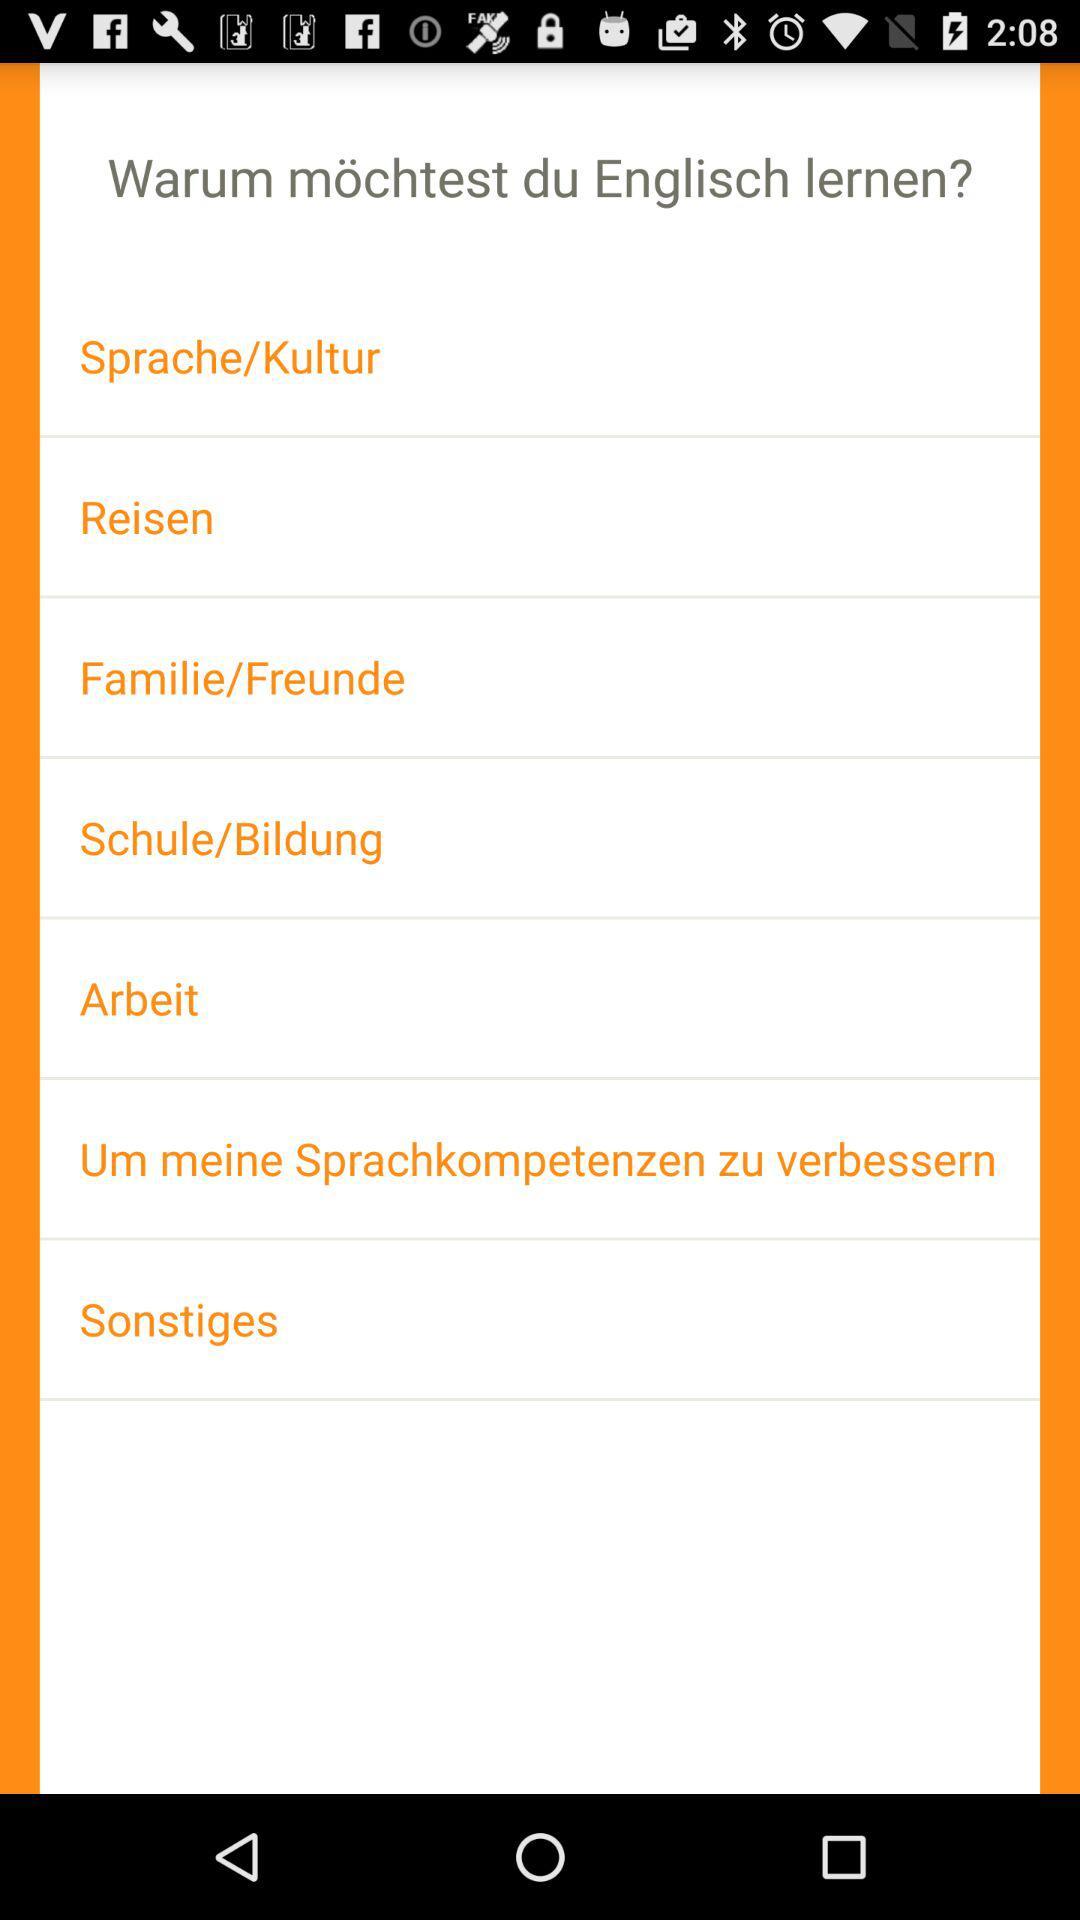 The width and height of the screenshot is (1080, 1920). Describe the element at coordinates (540, 677) in the screenshot. I see `familie/freunde app` at that location.